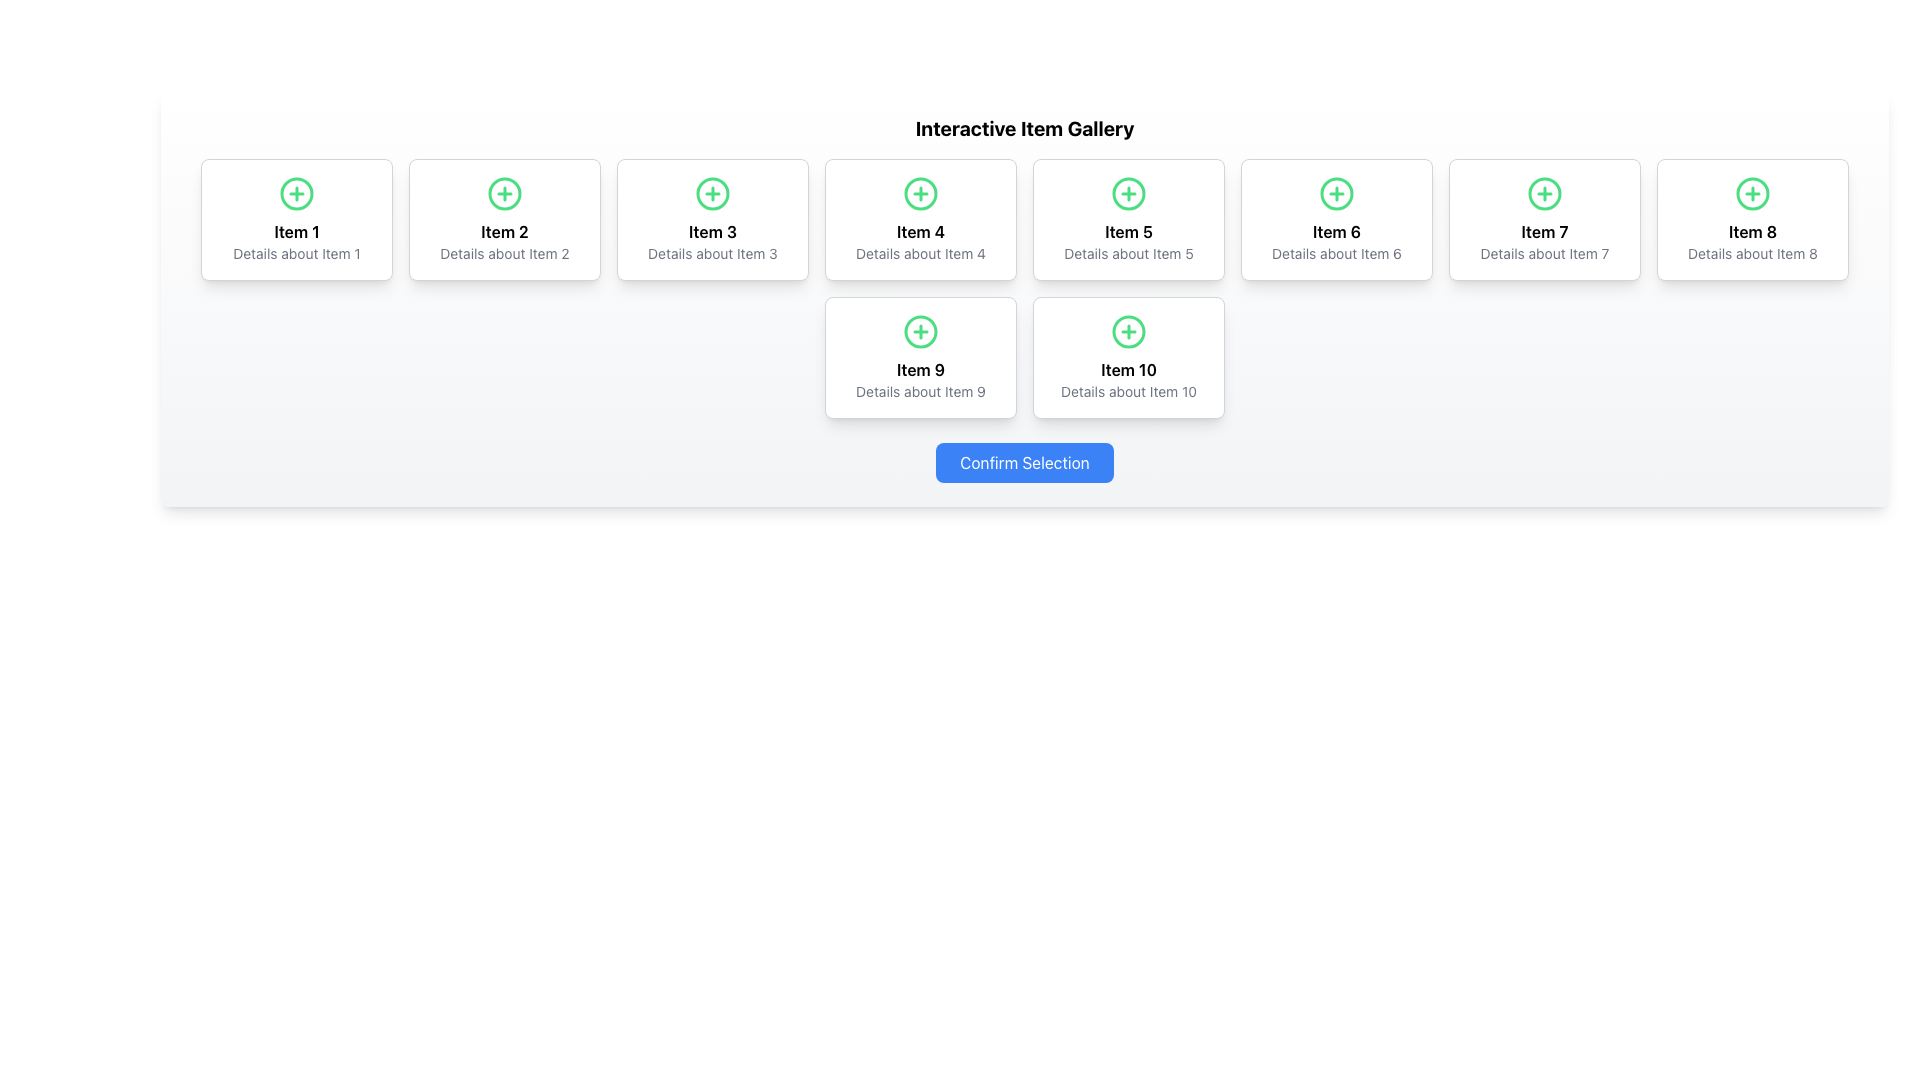  What do you see at coordinates (920, 330) in the screenshot?
I see `the circular green icon with a plus sign at the top center of the card labeled 'Item 9'` at bounding box center [920, 330].